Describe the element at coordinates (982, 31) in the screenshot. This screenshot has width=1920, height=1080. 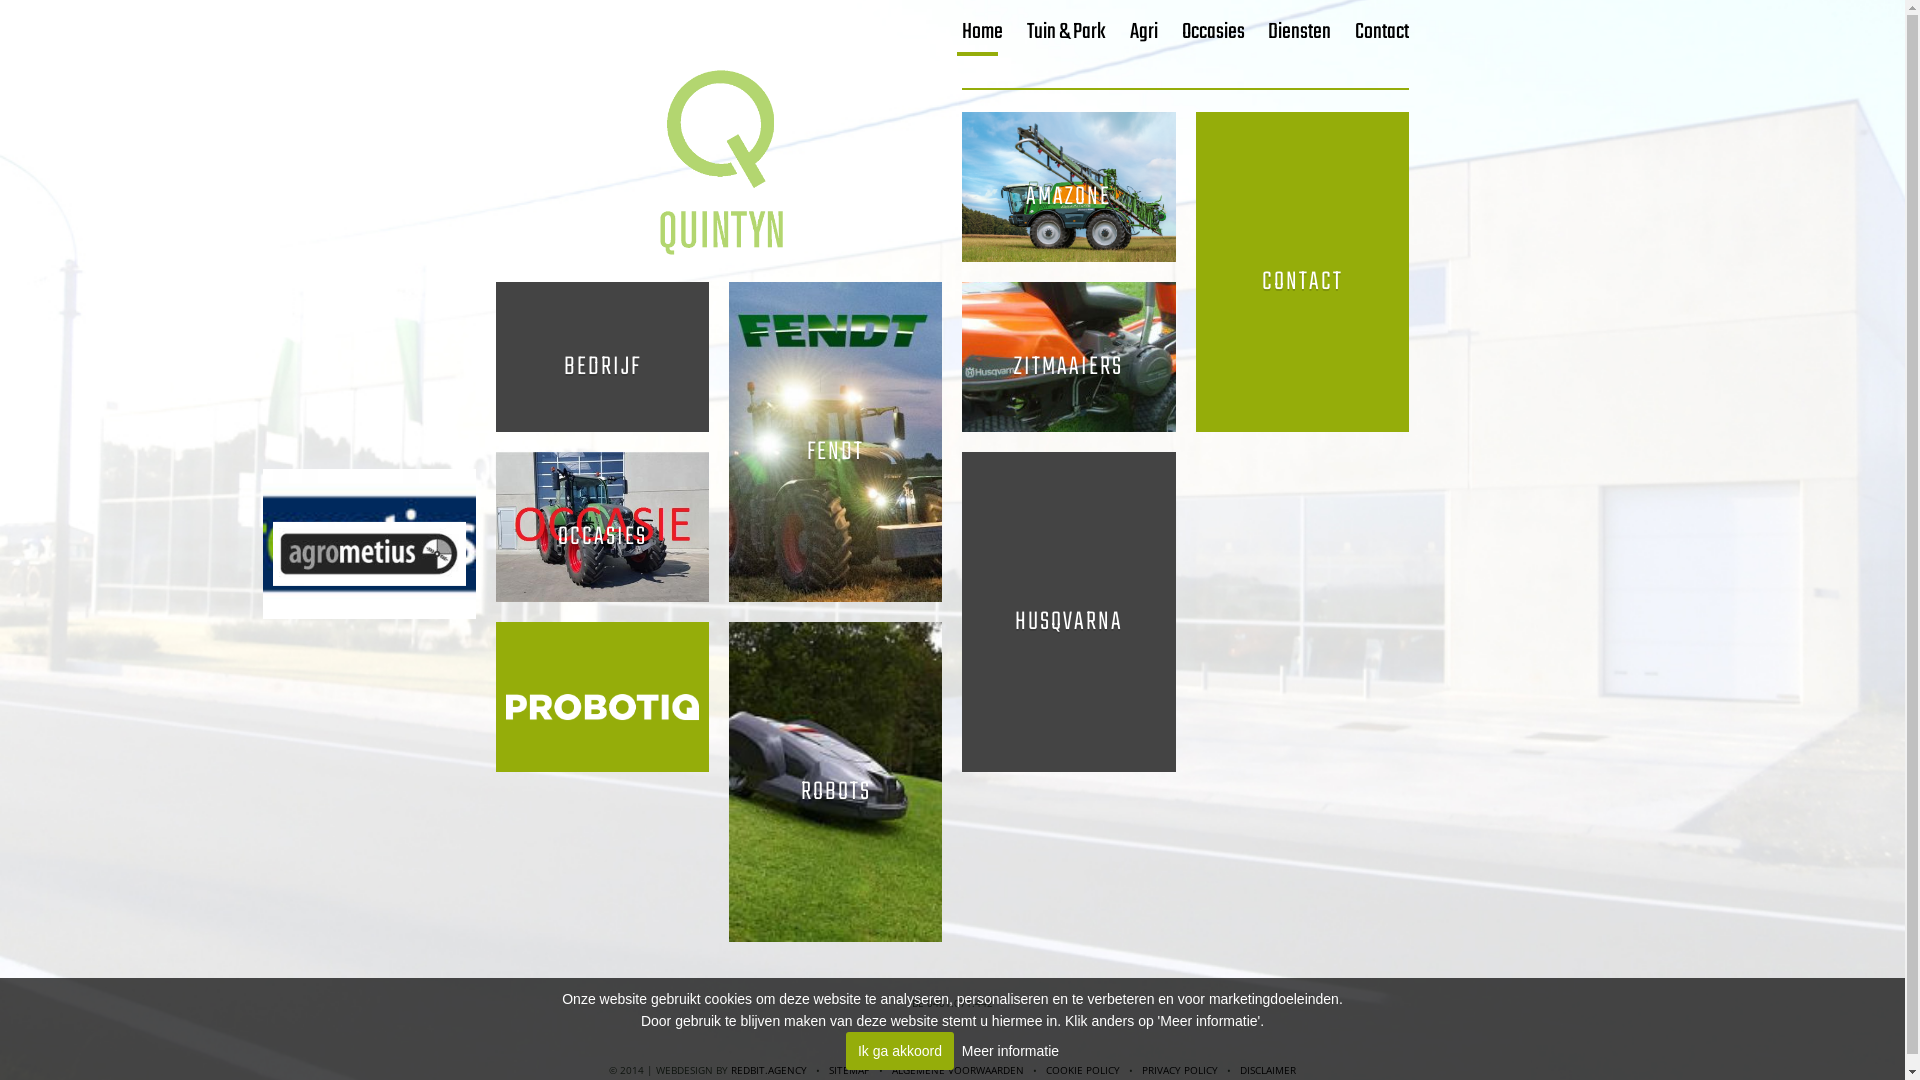
I see `'Home'` at that location.